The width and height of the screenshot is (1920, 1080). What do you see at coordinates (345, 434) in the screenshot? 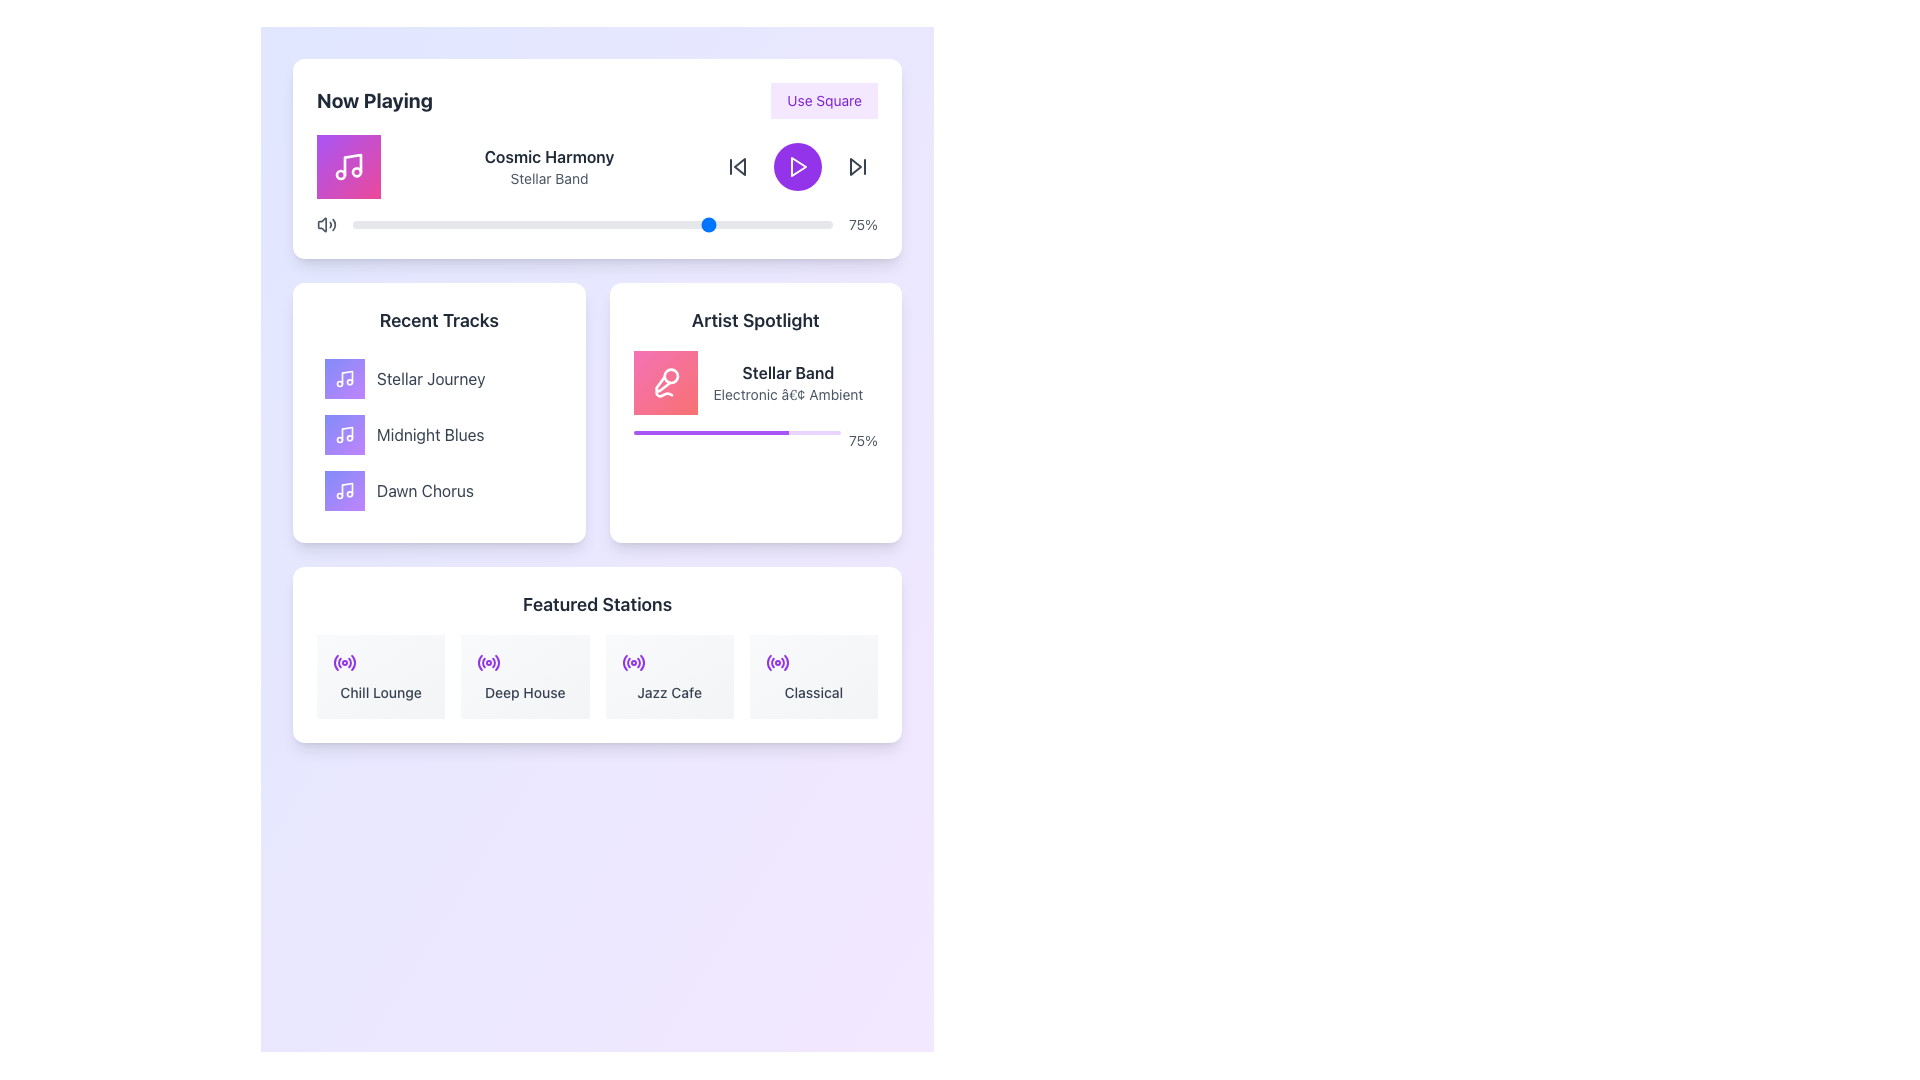
I see `the square icon with a gradient background transitioning from indigo to purple, featuring a white musical note icon, located in the 'Recent Tracks' section next to the 'Midnight Blues' text label` at bounding box center [345, 434].